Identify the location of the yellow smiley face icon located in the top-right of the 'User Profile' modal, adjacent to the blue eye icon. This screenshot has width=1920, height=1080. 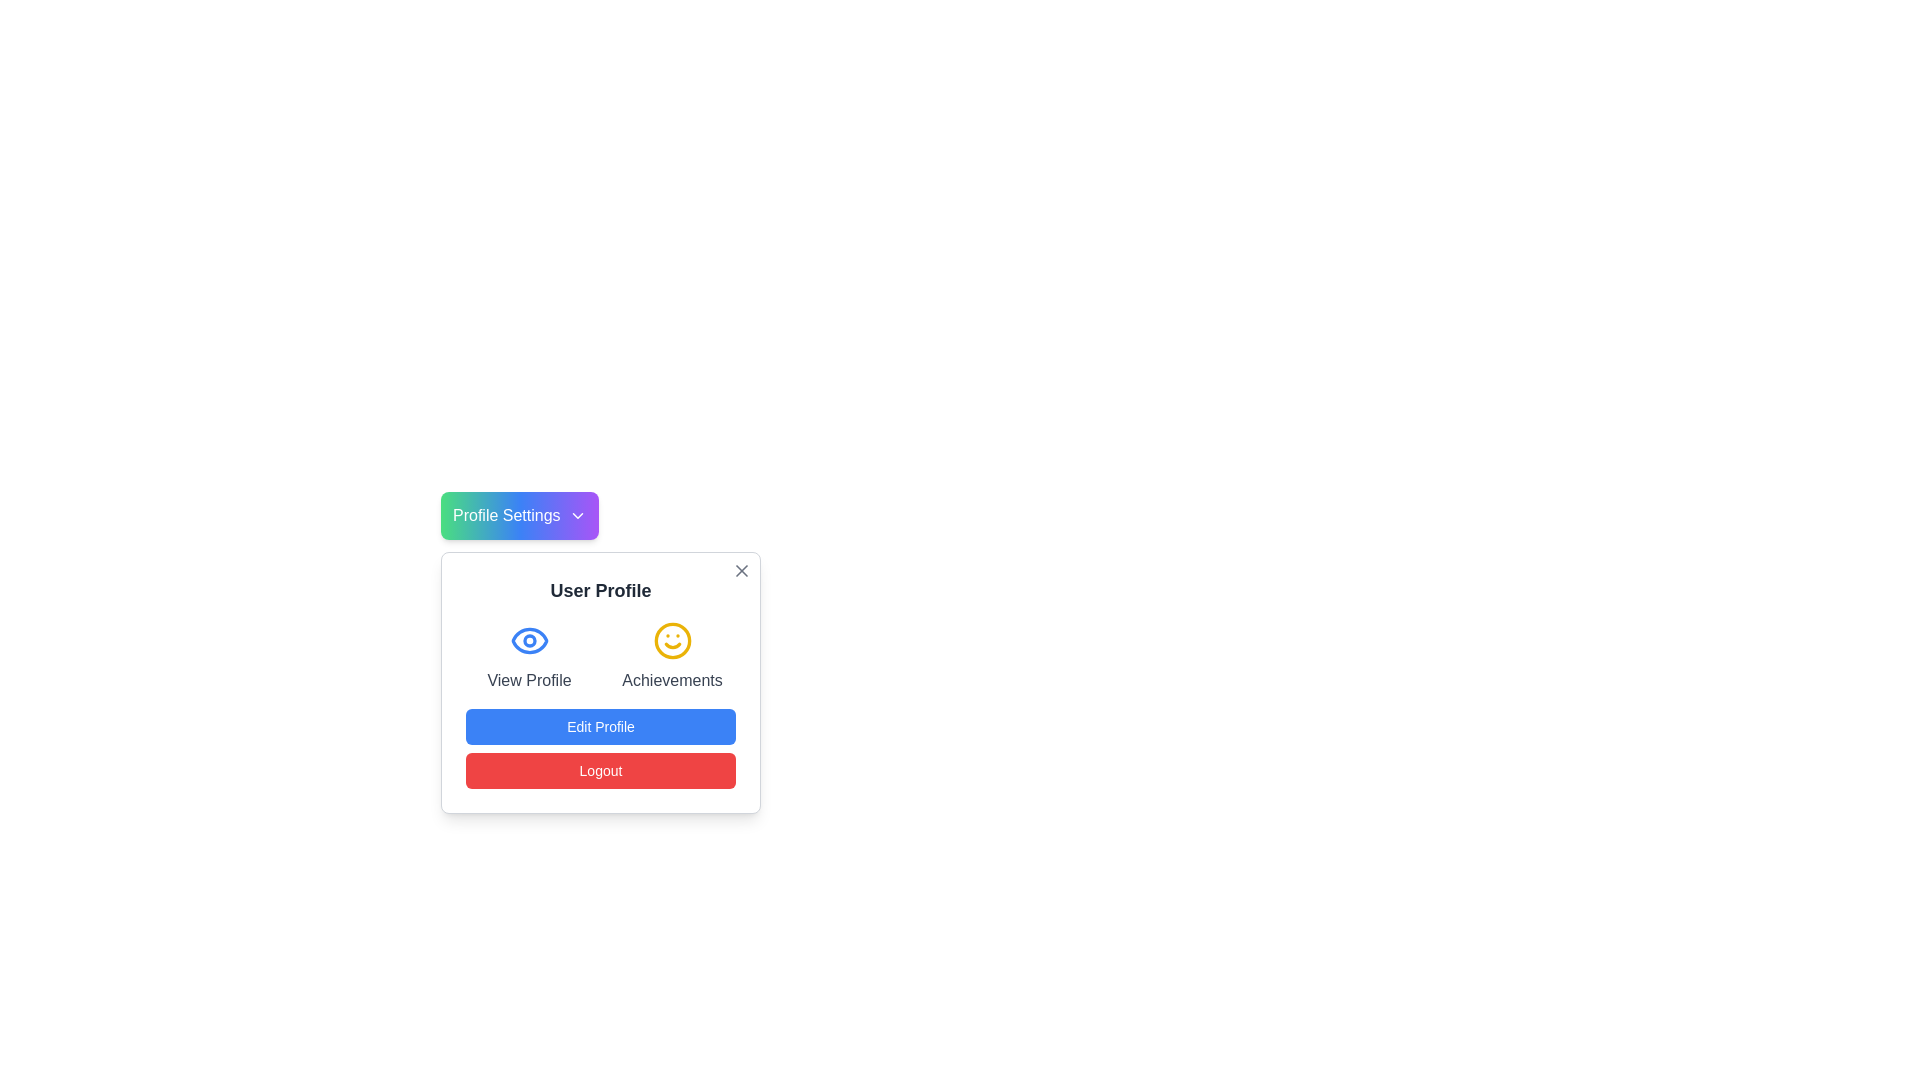
(672, 640).